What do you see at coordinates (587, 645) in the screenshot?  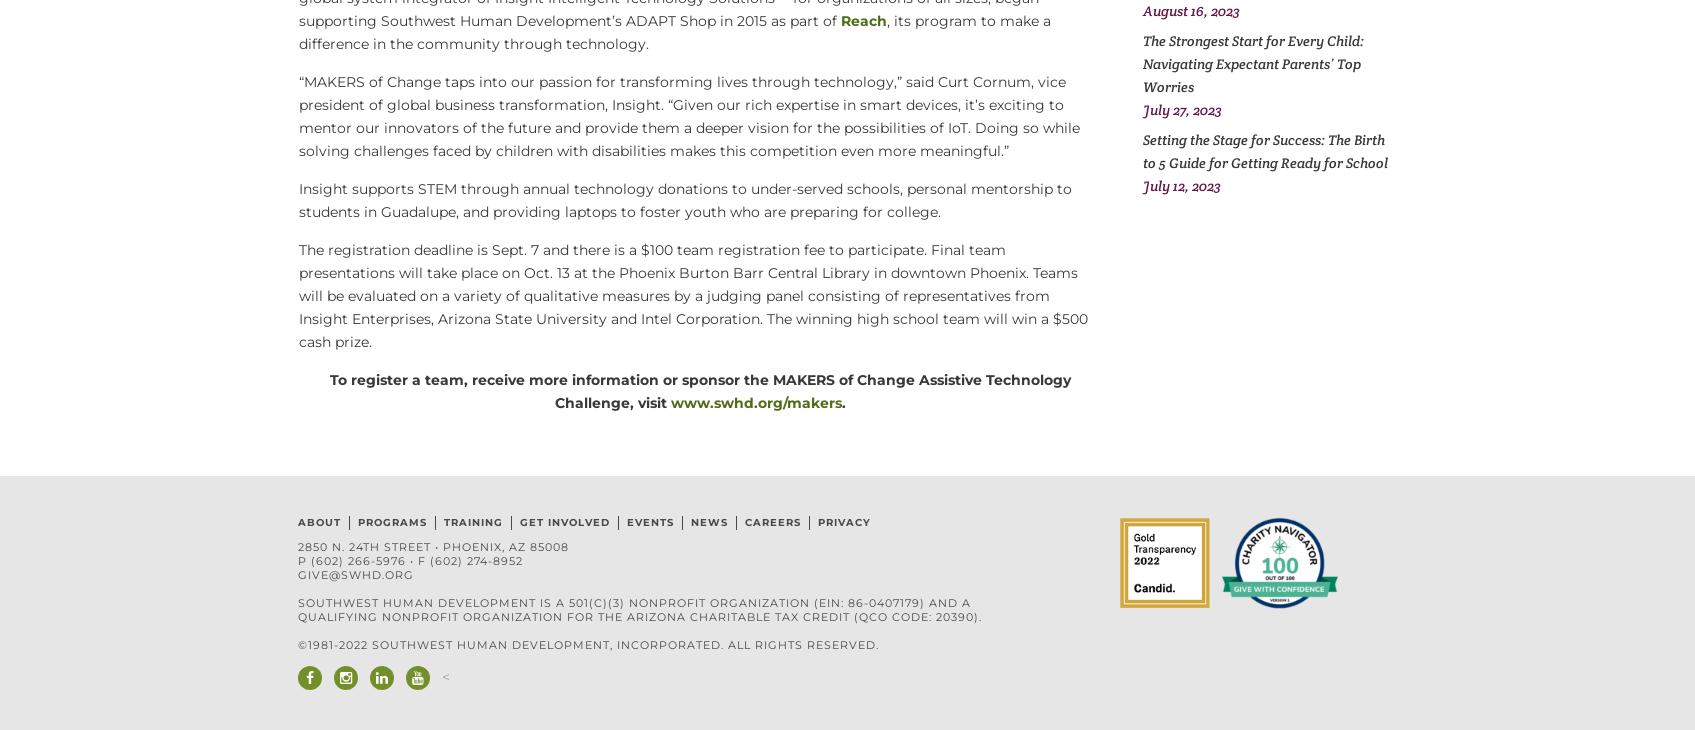 I see `'©1981-2022 Southwest Human Development, Incorporated. All rights reserved.'` at bounding box center [587, 645].